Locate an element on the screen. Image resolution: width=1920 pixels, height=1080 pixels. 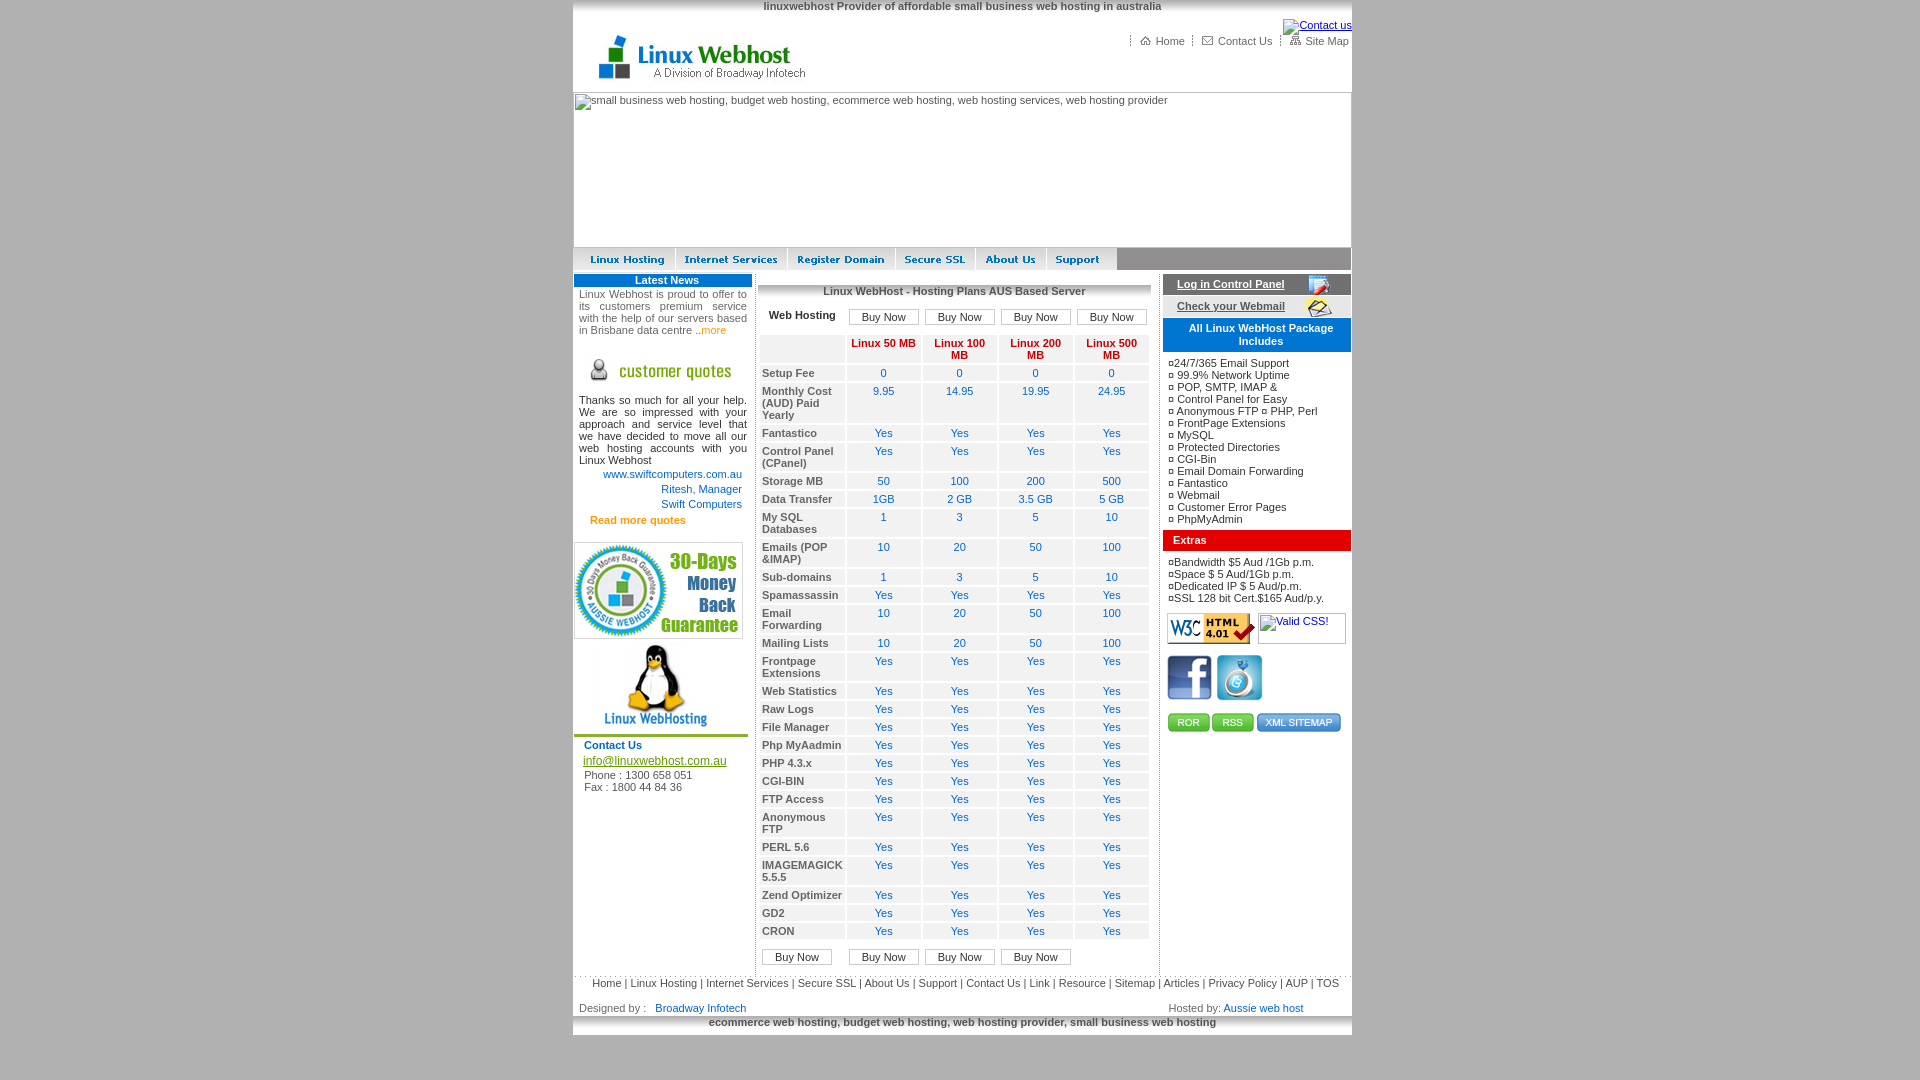
'more' is located at coordinates (713, 329).